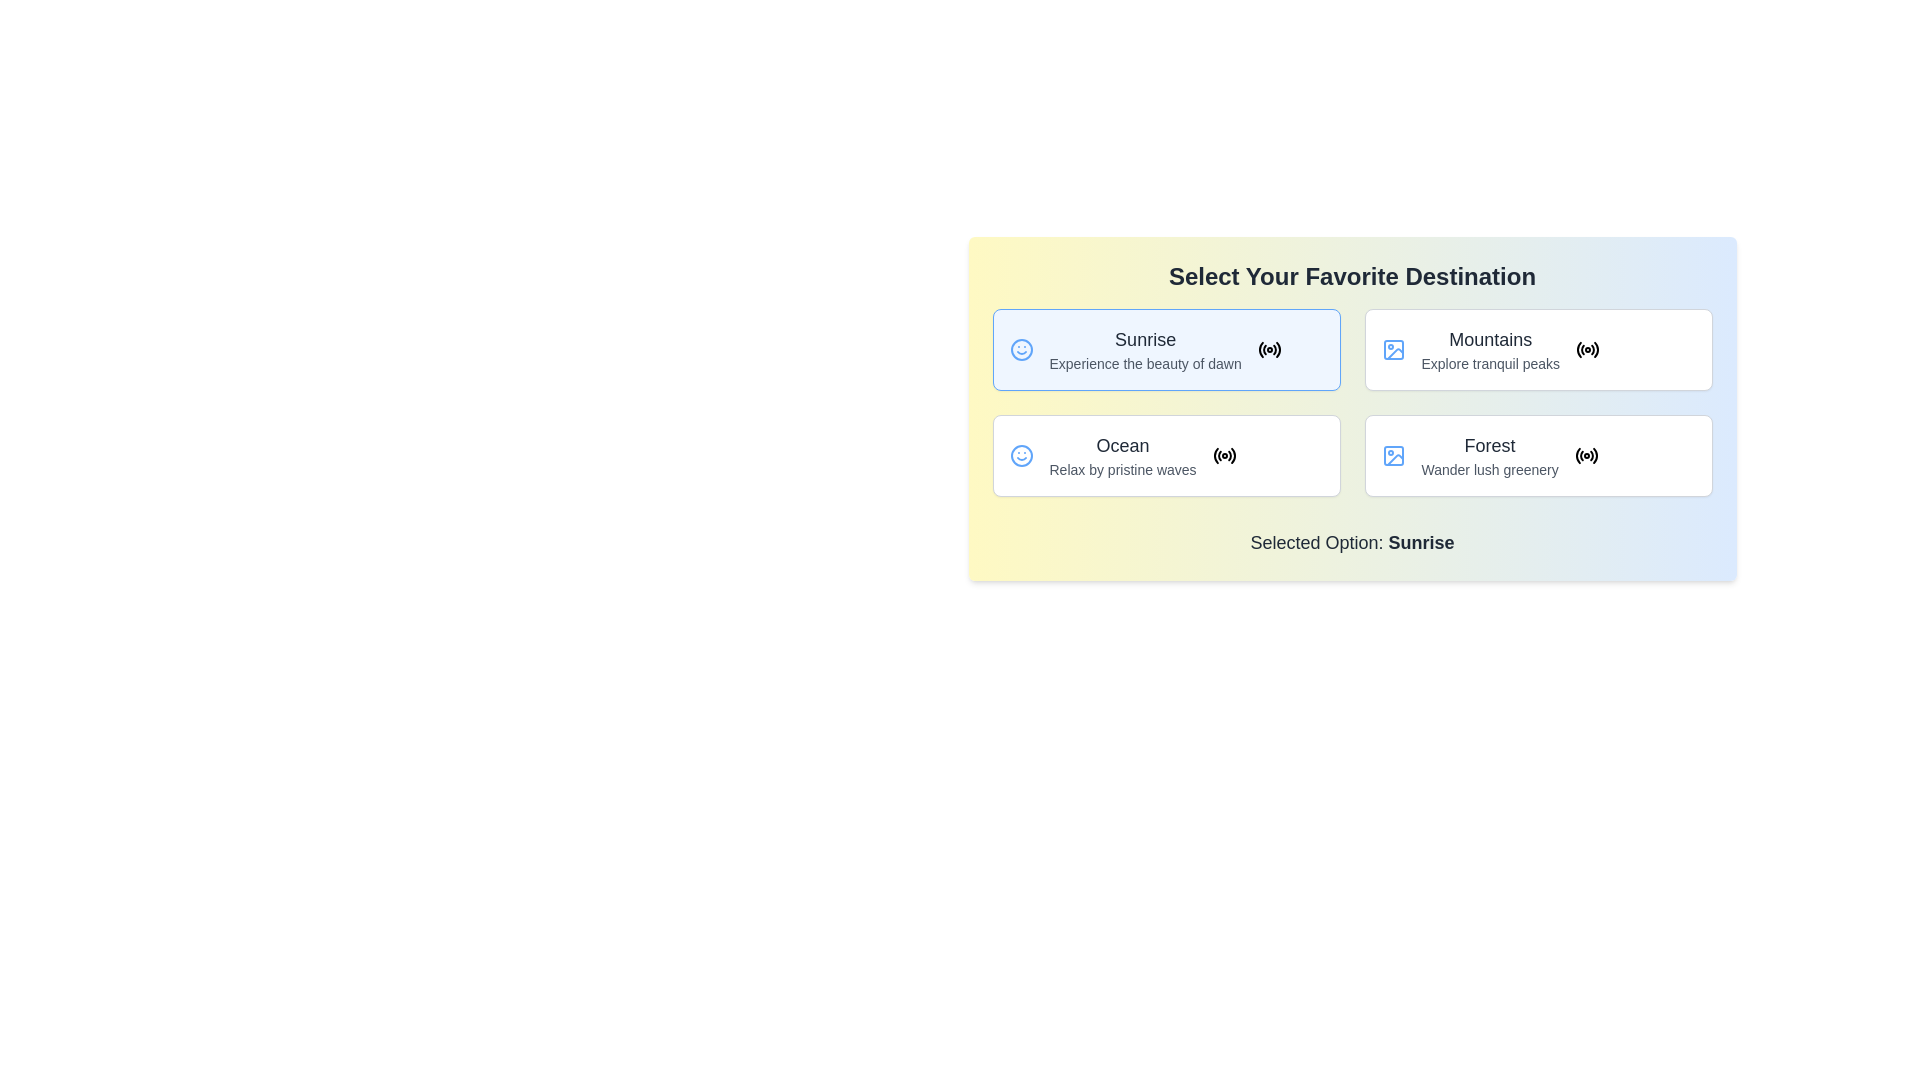 The width and height of the screenshot is (1920, 1080). Describe the element at coordinates (1145, 349) in the screenshot. I see `the descriptive text element titled 'Sunrise', located in the upper-left quadrant of the interface, directly above the 'Ocean' option and adjacent to the 'Mountains' option` at that location.